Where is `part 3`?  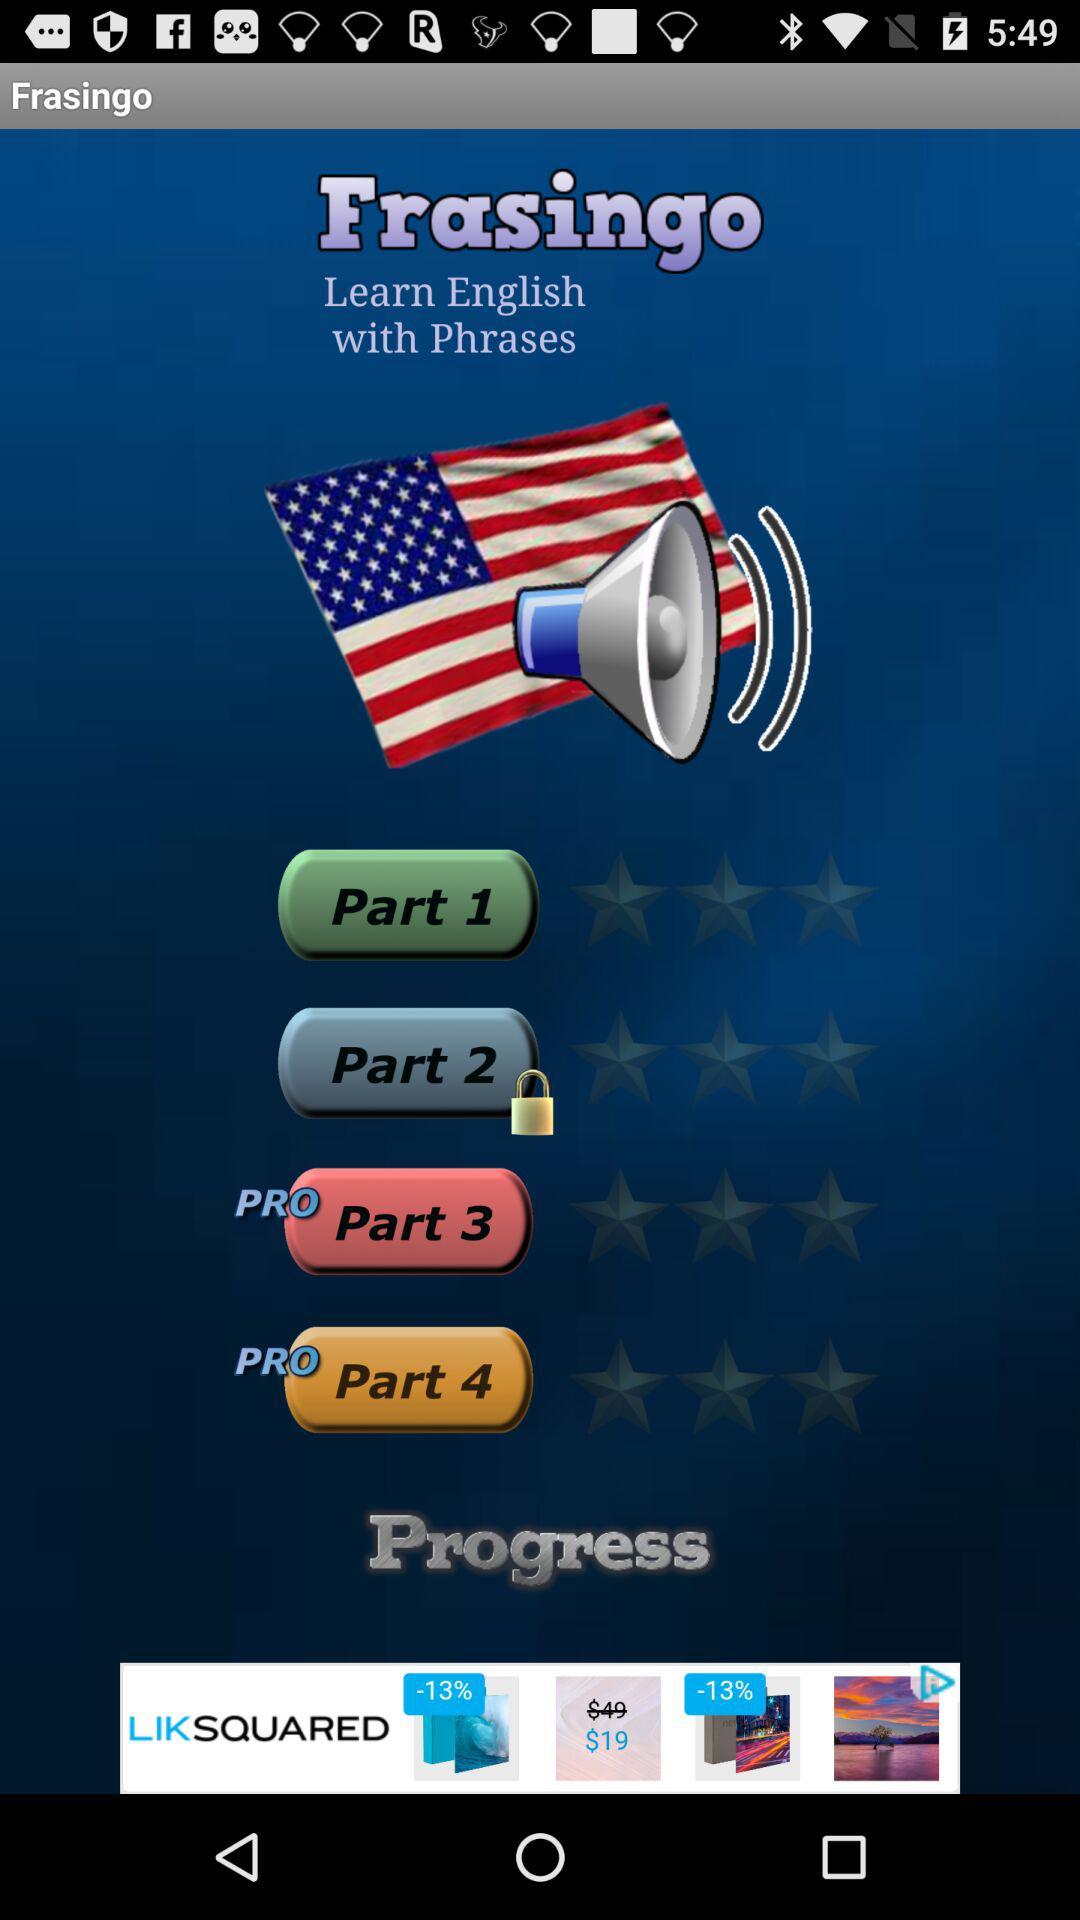 part 3 is located at coordinates (407, 1220).